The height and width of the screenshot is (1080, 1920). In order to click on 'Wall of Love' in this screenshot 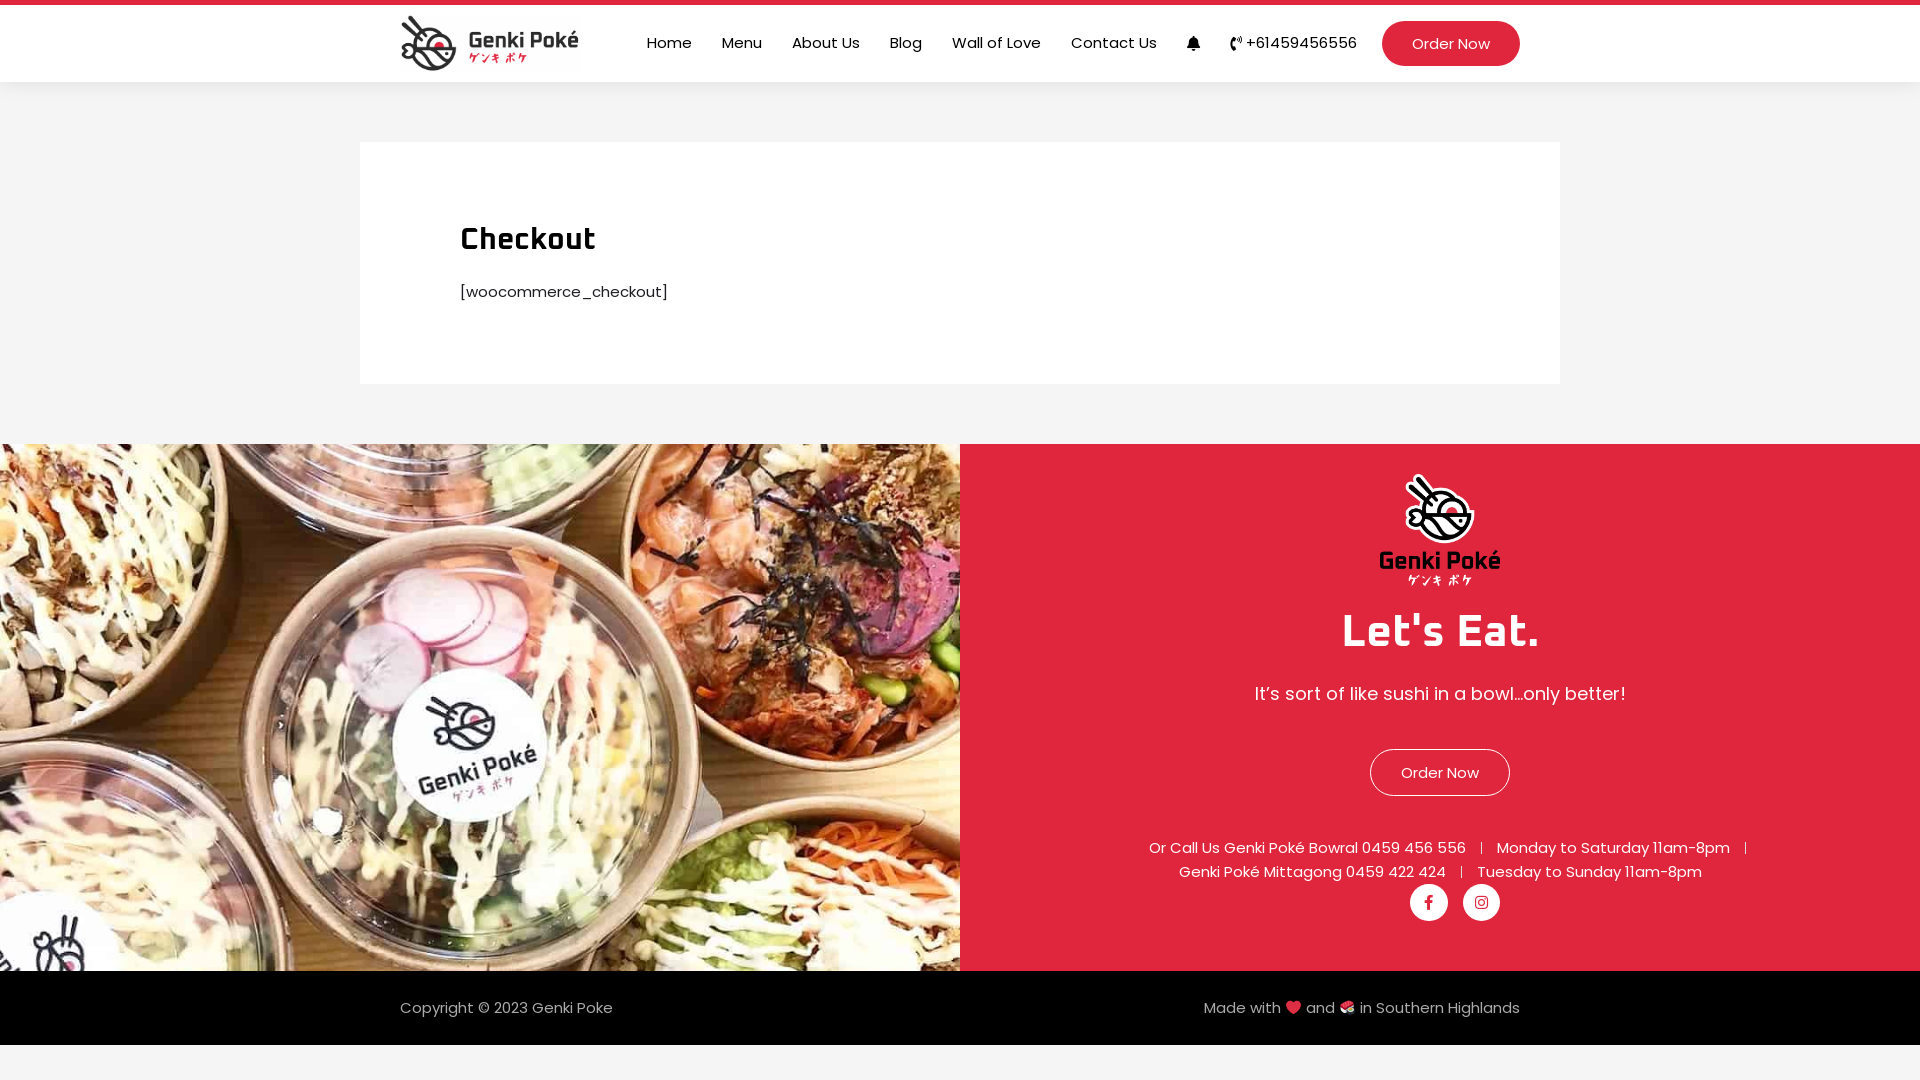, I will do `click(935, 42)`.